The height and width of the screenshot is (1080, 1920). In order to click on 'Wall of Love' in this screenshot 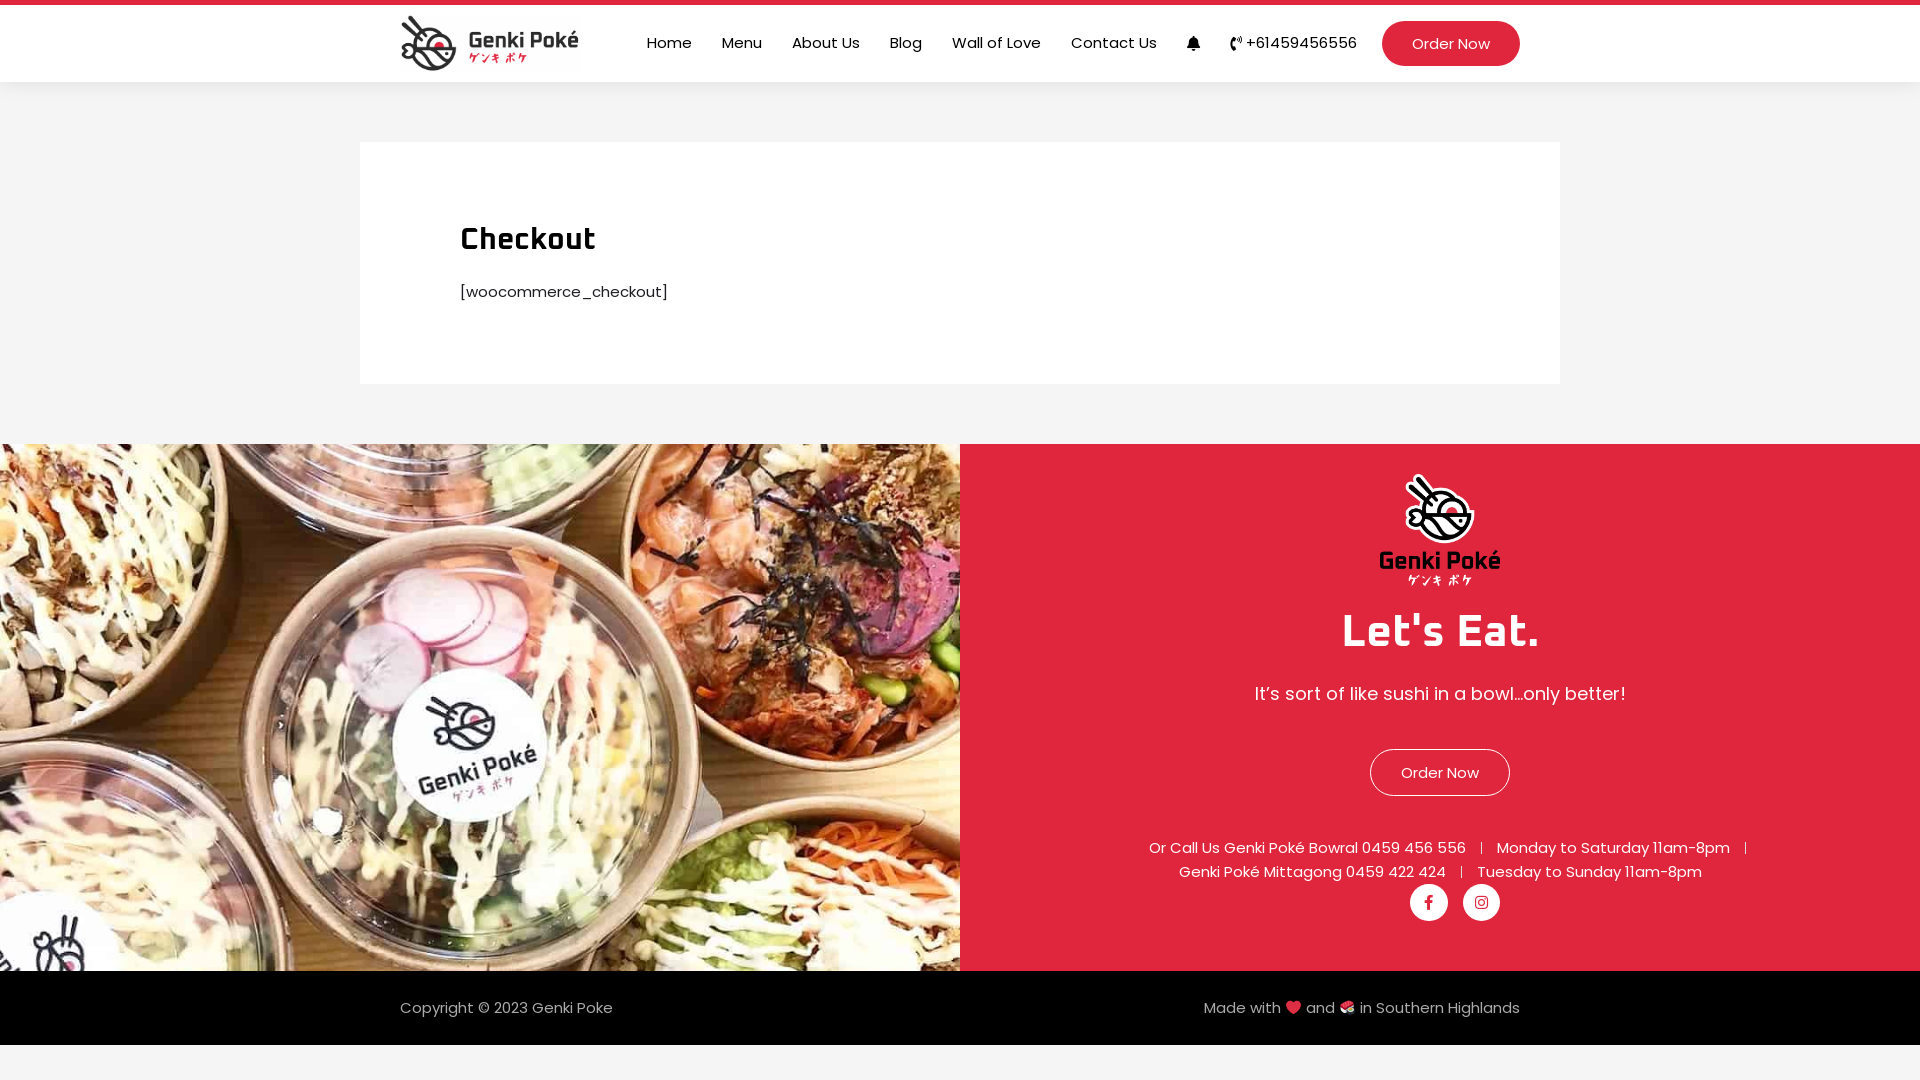, I will do `click(935, 42)`.